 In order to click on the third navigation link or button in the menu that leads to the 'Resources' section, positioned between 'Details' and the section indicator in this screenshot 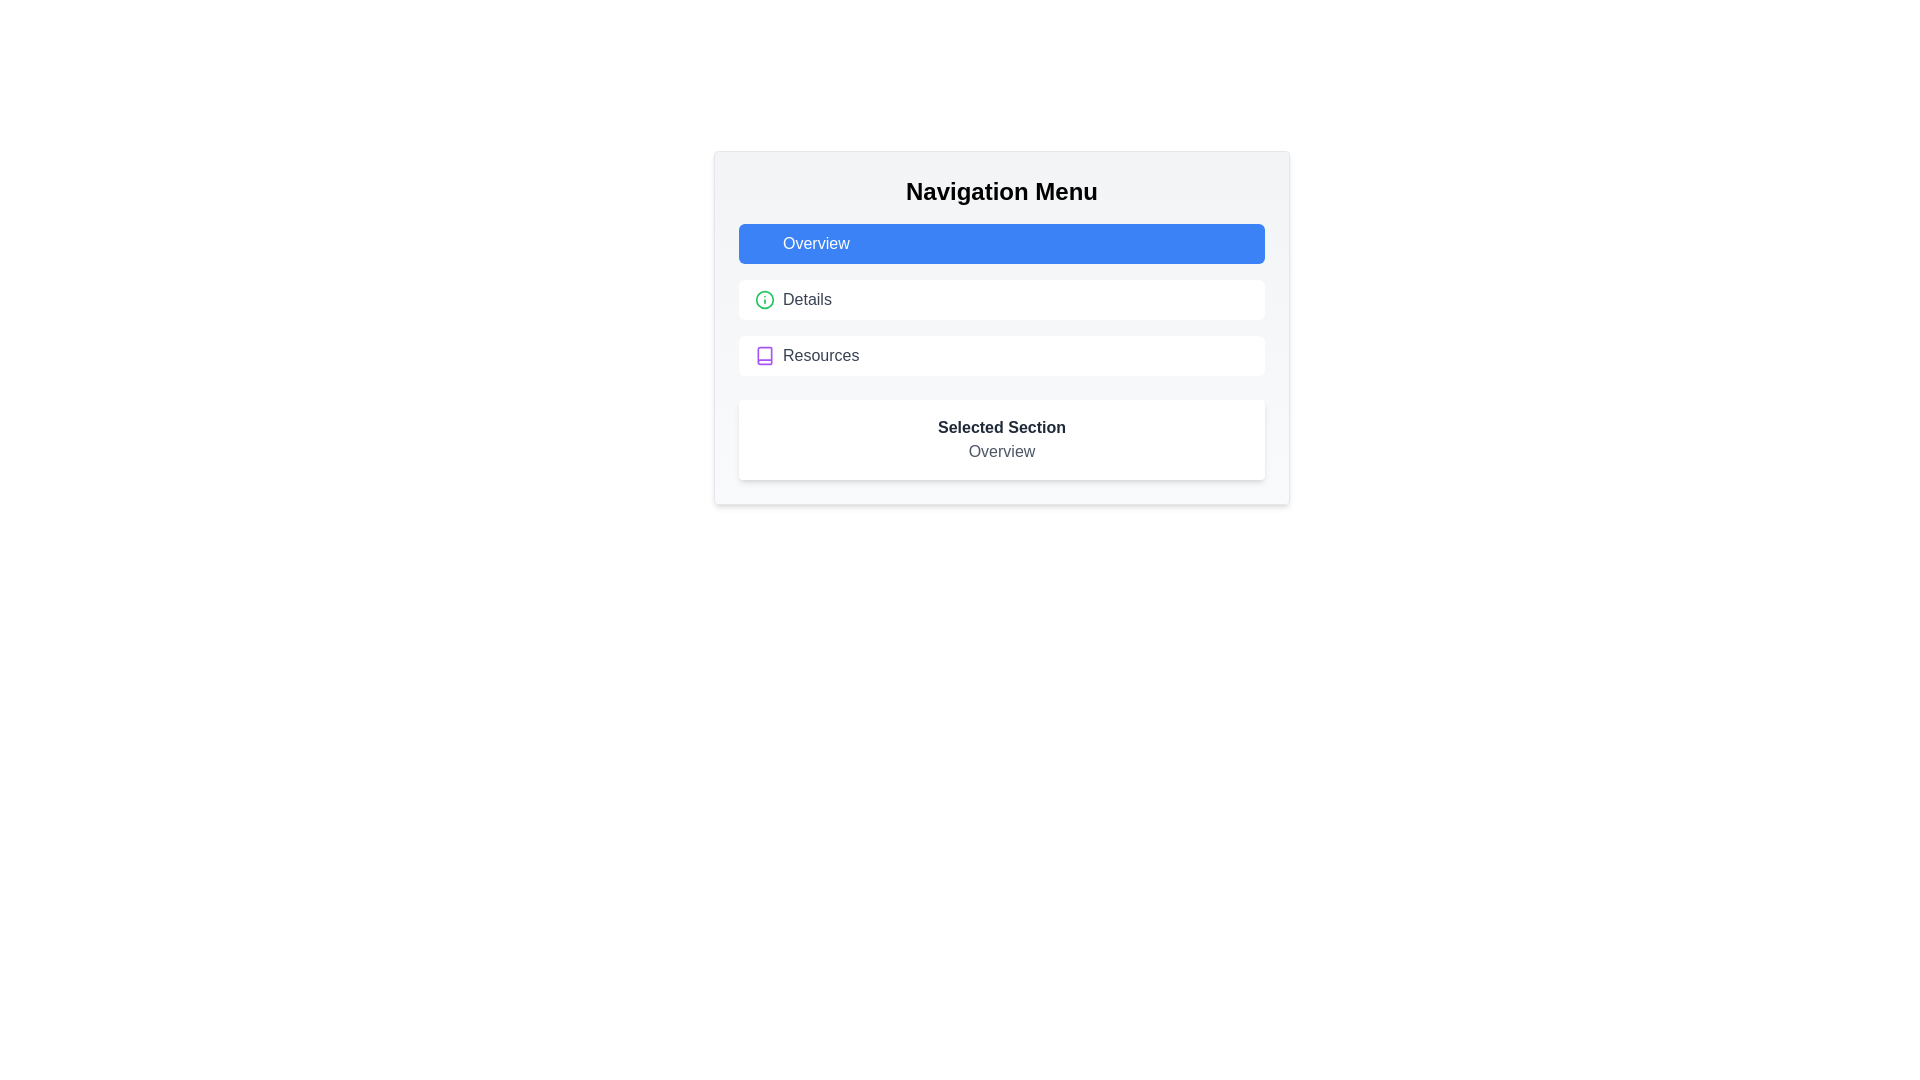, I will do `click(1002, 354)`.